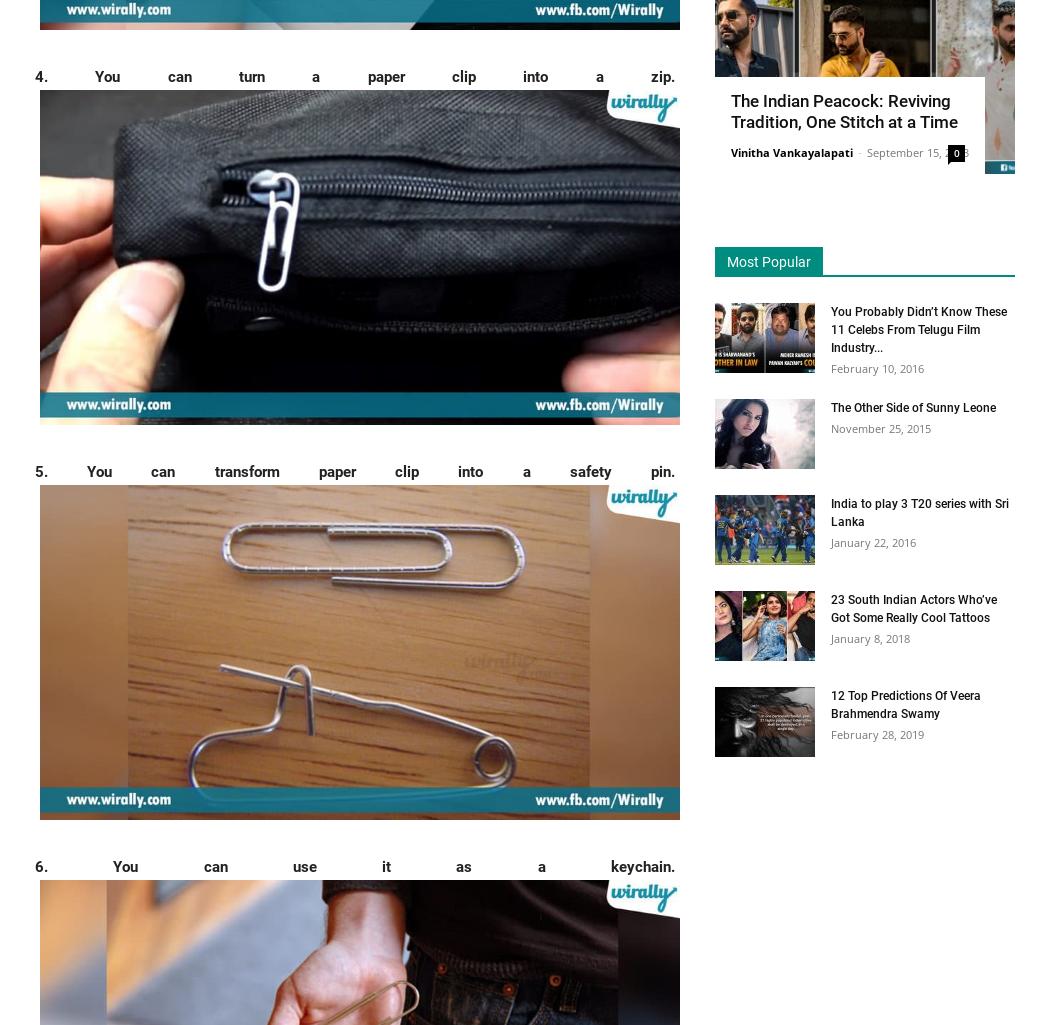  Describe the element at coordinates (791, 150) in the screenshot. I see `'Vinitha Vankayalapati'` at that location.